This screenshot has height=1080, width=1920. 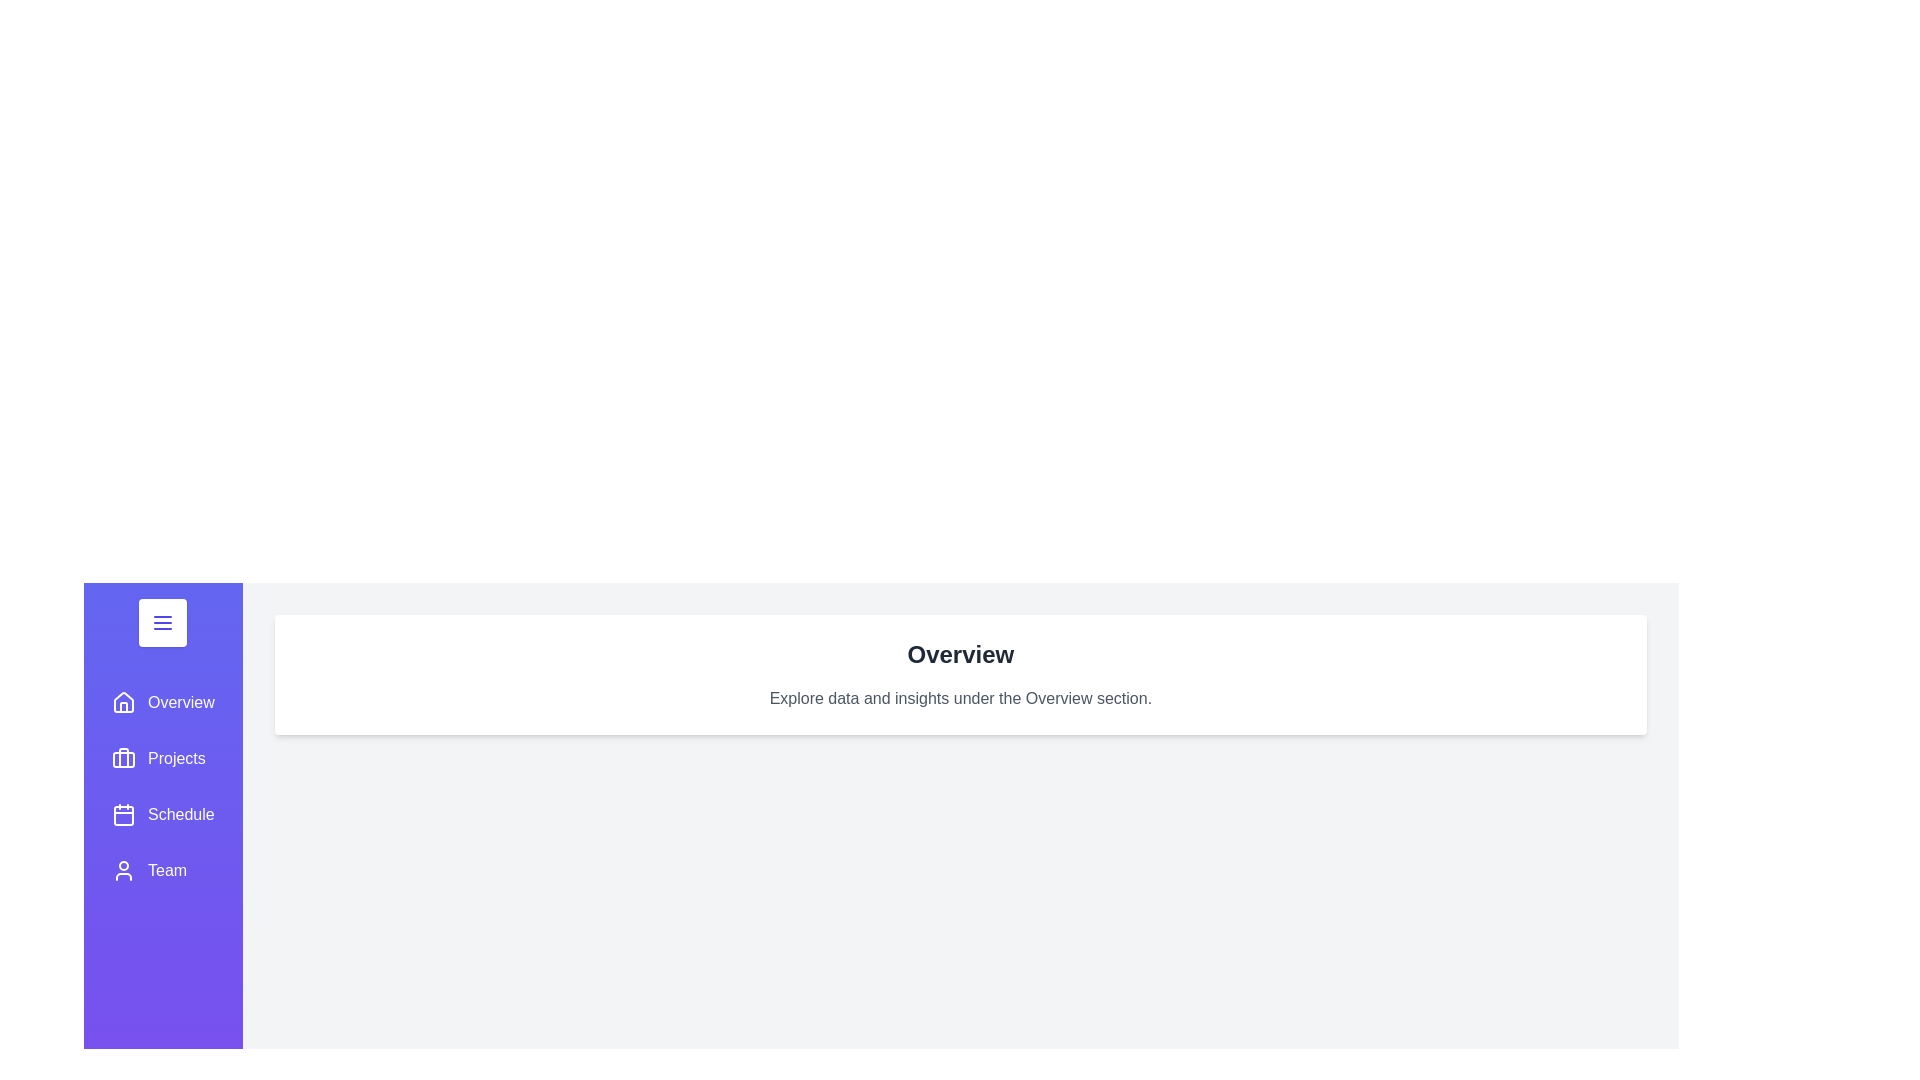 What do you see at coordinates (163, 759) in the screenshot?
I see `the section Projects from the sidebar` at bounding box center [163, 759].